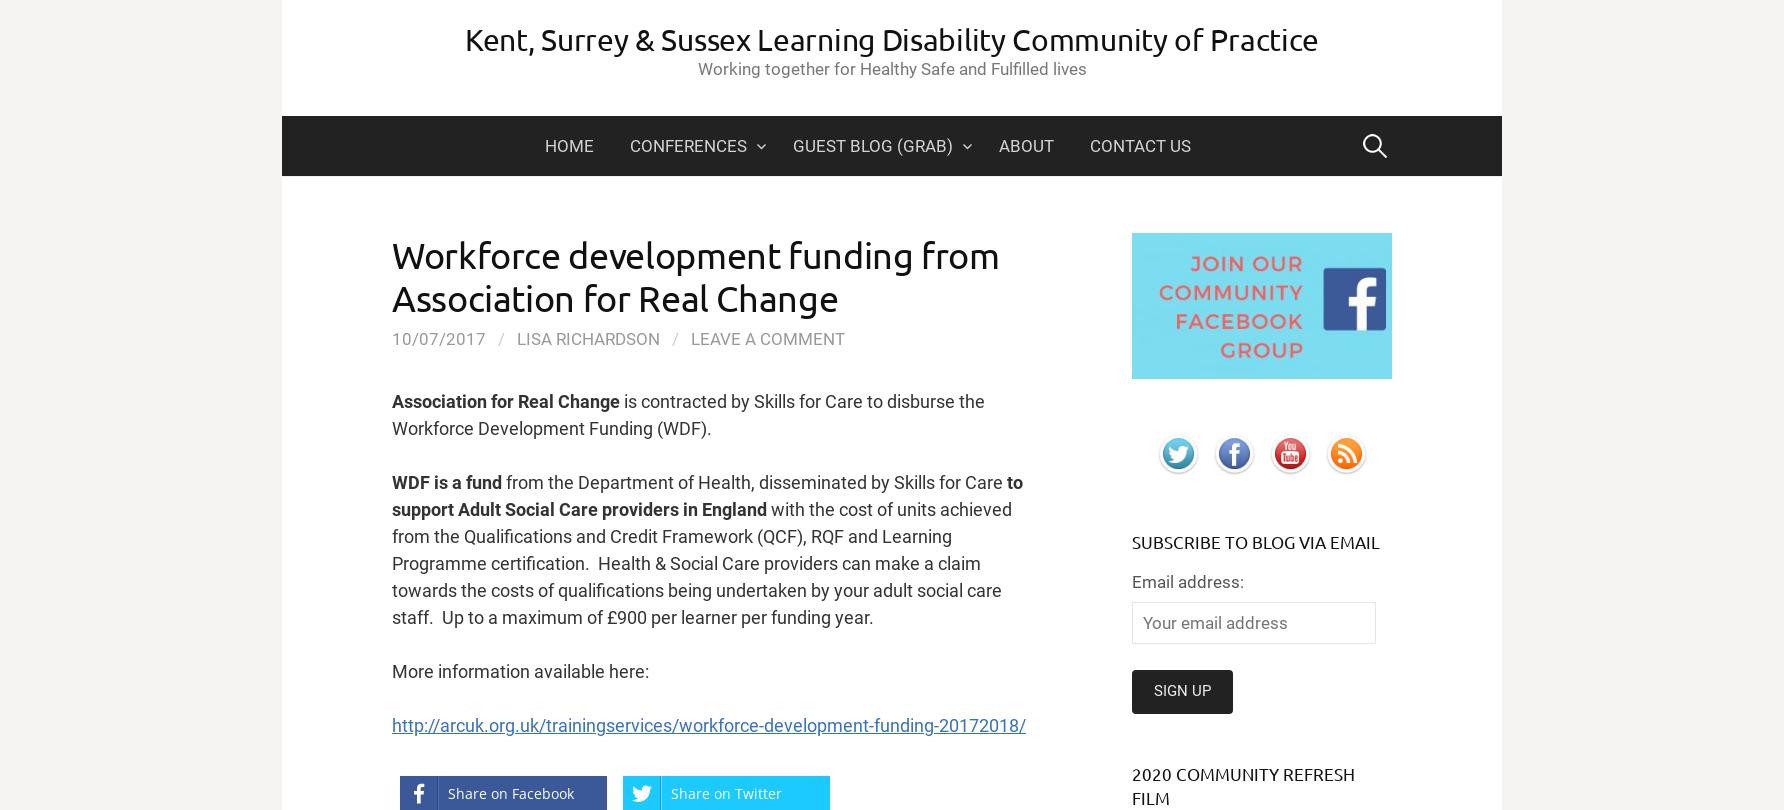 This screenshot has width=1784, height=810. What do you see at coordinates (890, 69) in the screenshot?
I see `'Working together for Healthy Safe and Fulfilled lives'` at bounding box center [890, 69].